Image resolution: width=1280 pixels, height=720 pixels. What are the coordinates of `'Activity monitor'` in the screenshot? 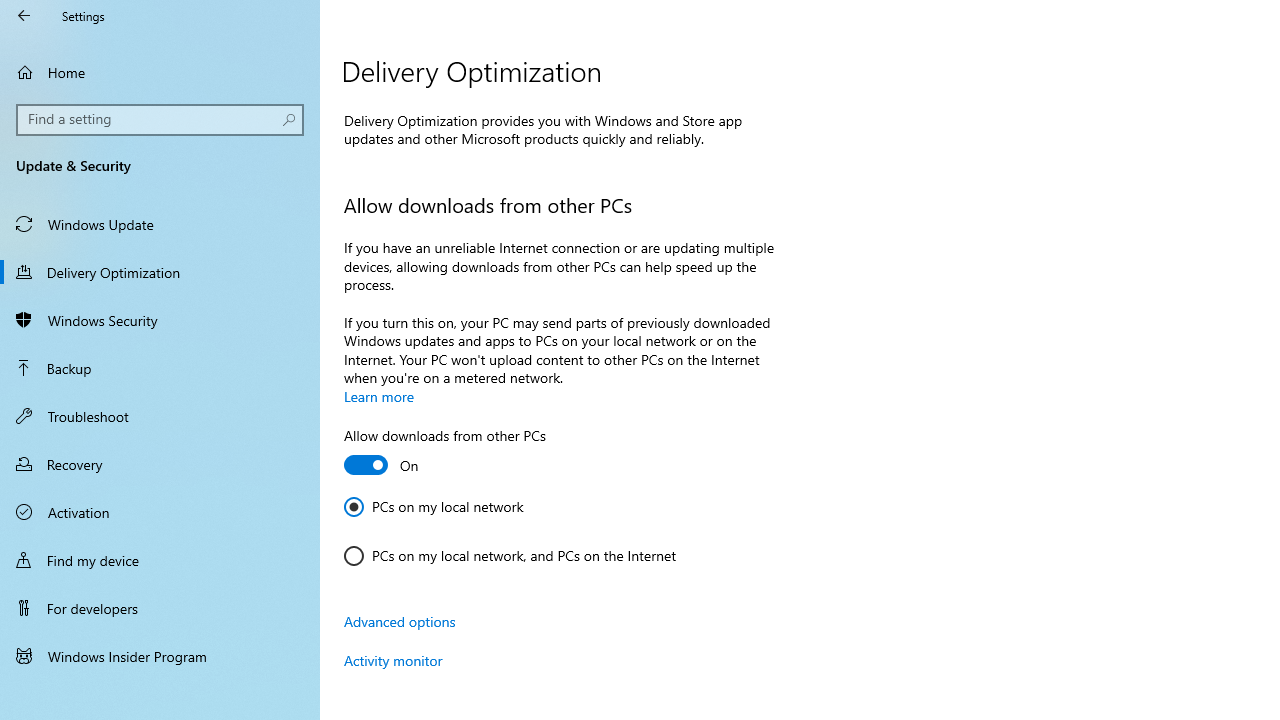 It's located at (393, 660).